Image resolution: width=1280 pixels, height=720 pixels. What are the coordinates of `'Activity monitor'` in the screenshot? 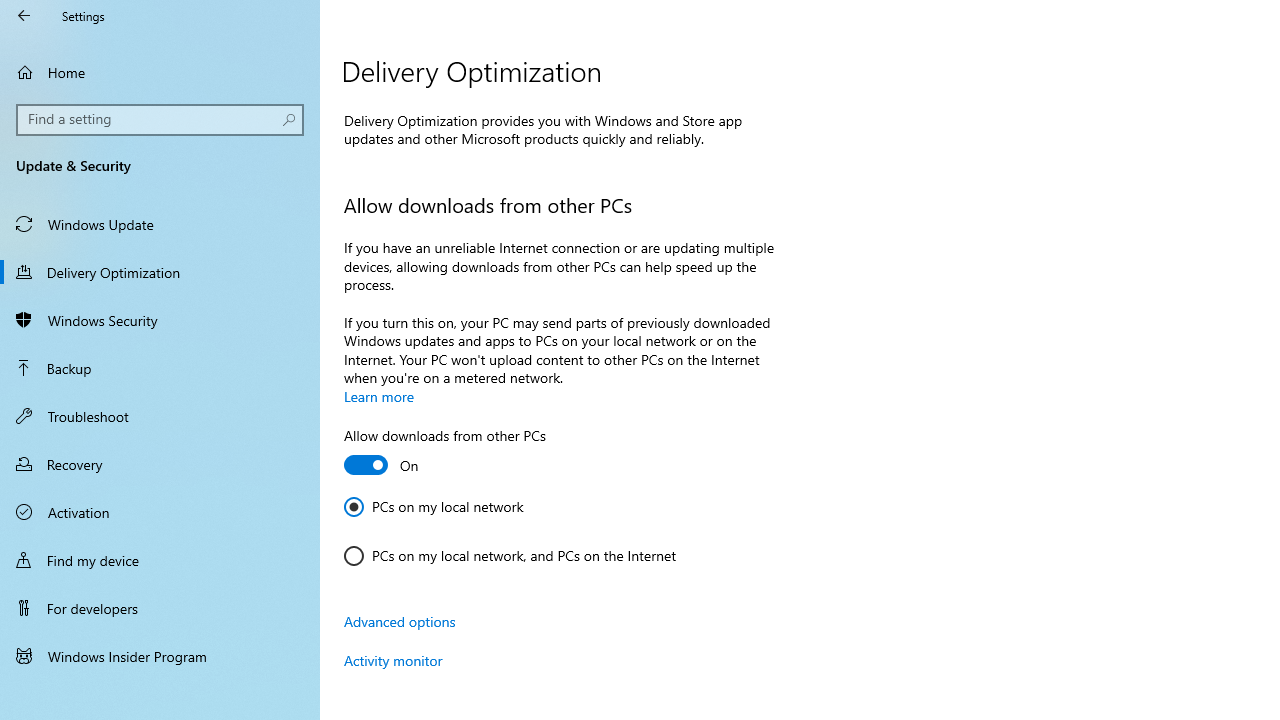 It's located at (393, 660).